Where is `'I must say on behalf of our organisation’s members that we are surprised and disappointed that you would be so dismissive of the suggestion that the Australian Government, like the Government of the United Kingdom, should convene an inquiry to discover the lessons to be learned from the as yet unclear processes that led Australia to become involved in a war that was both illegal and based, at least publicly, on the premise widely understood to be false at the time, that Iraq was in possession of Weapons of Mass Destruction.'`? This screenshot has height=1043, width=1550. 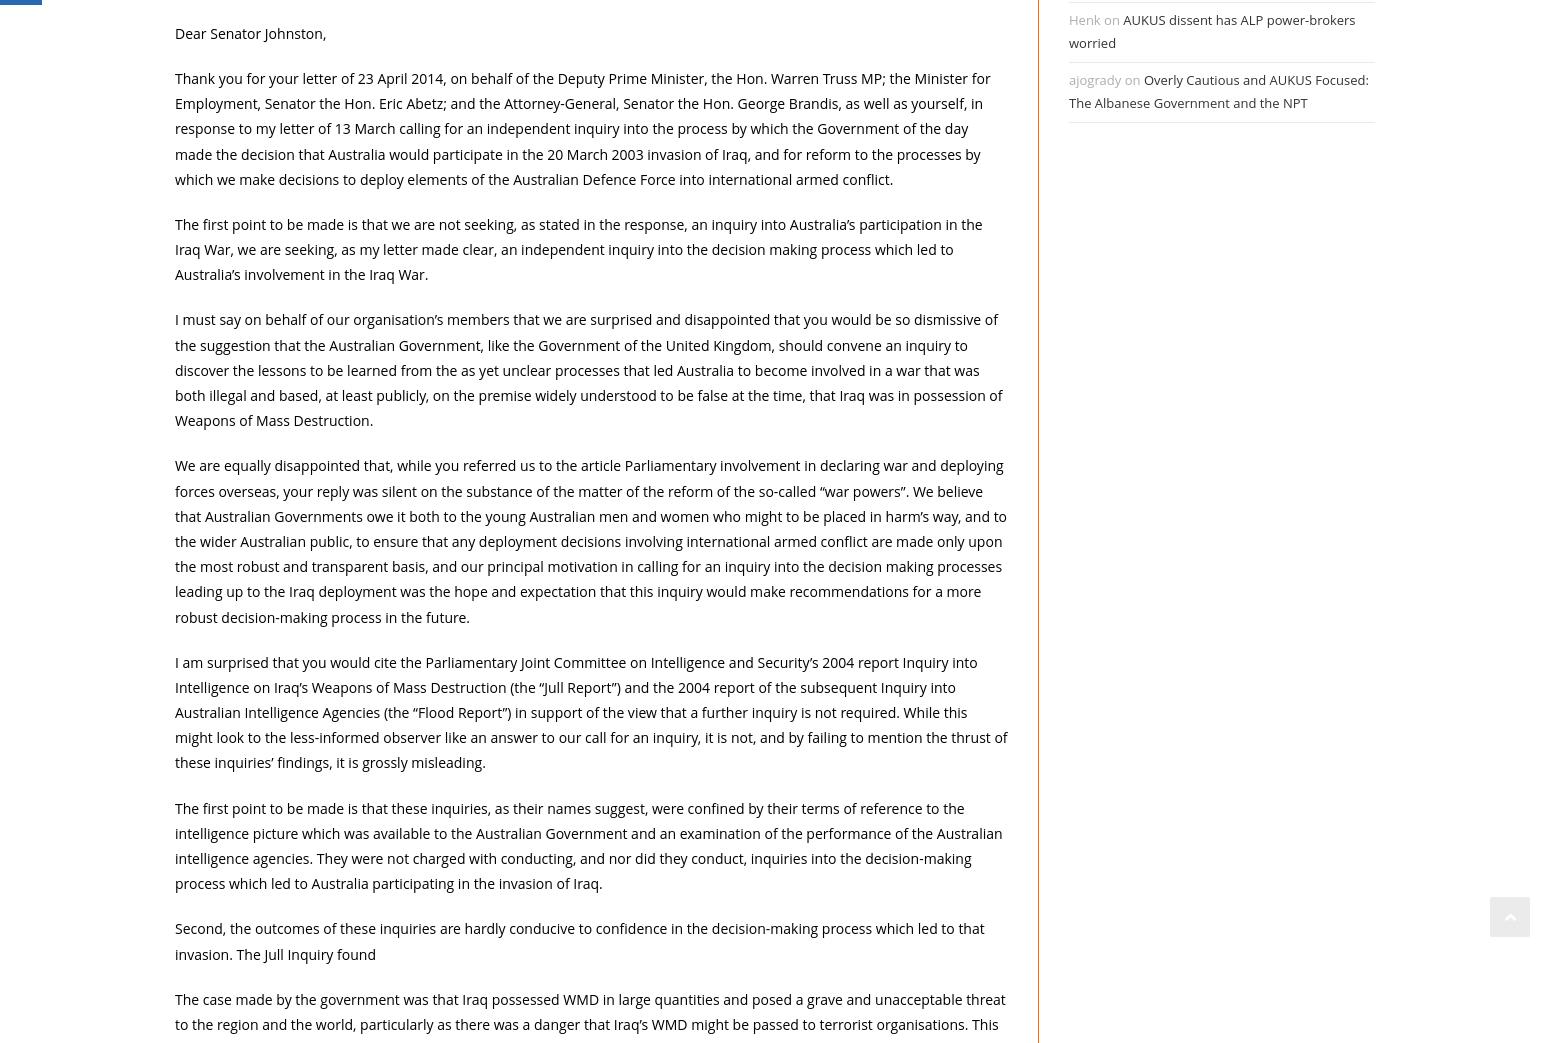 'I must say on behalf of our organisation’s members that we are surprised and disappointed that you would be so dismissive of the suggestion that the Australian Government, like the Government of the United Kingdom, should convene an inquiry to discover the lessons to be learned from the as yet unclear processes that led Australia to become involved in a war that was both illegal and based, at least publicly, on the premise widely understood to be false at the time, that Iraq was in possession of Weapons of Mass Destruction.' is located at coordinates (588, 368).